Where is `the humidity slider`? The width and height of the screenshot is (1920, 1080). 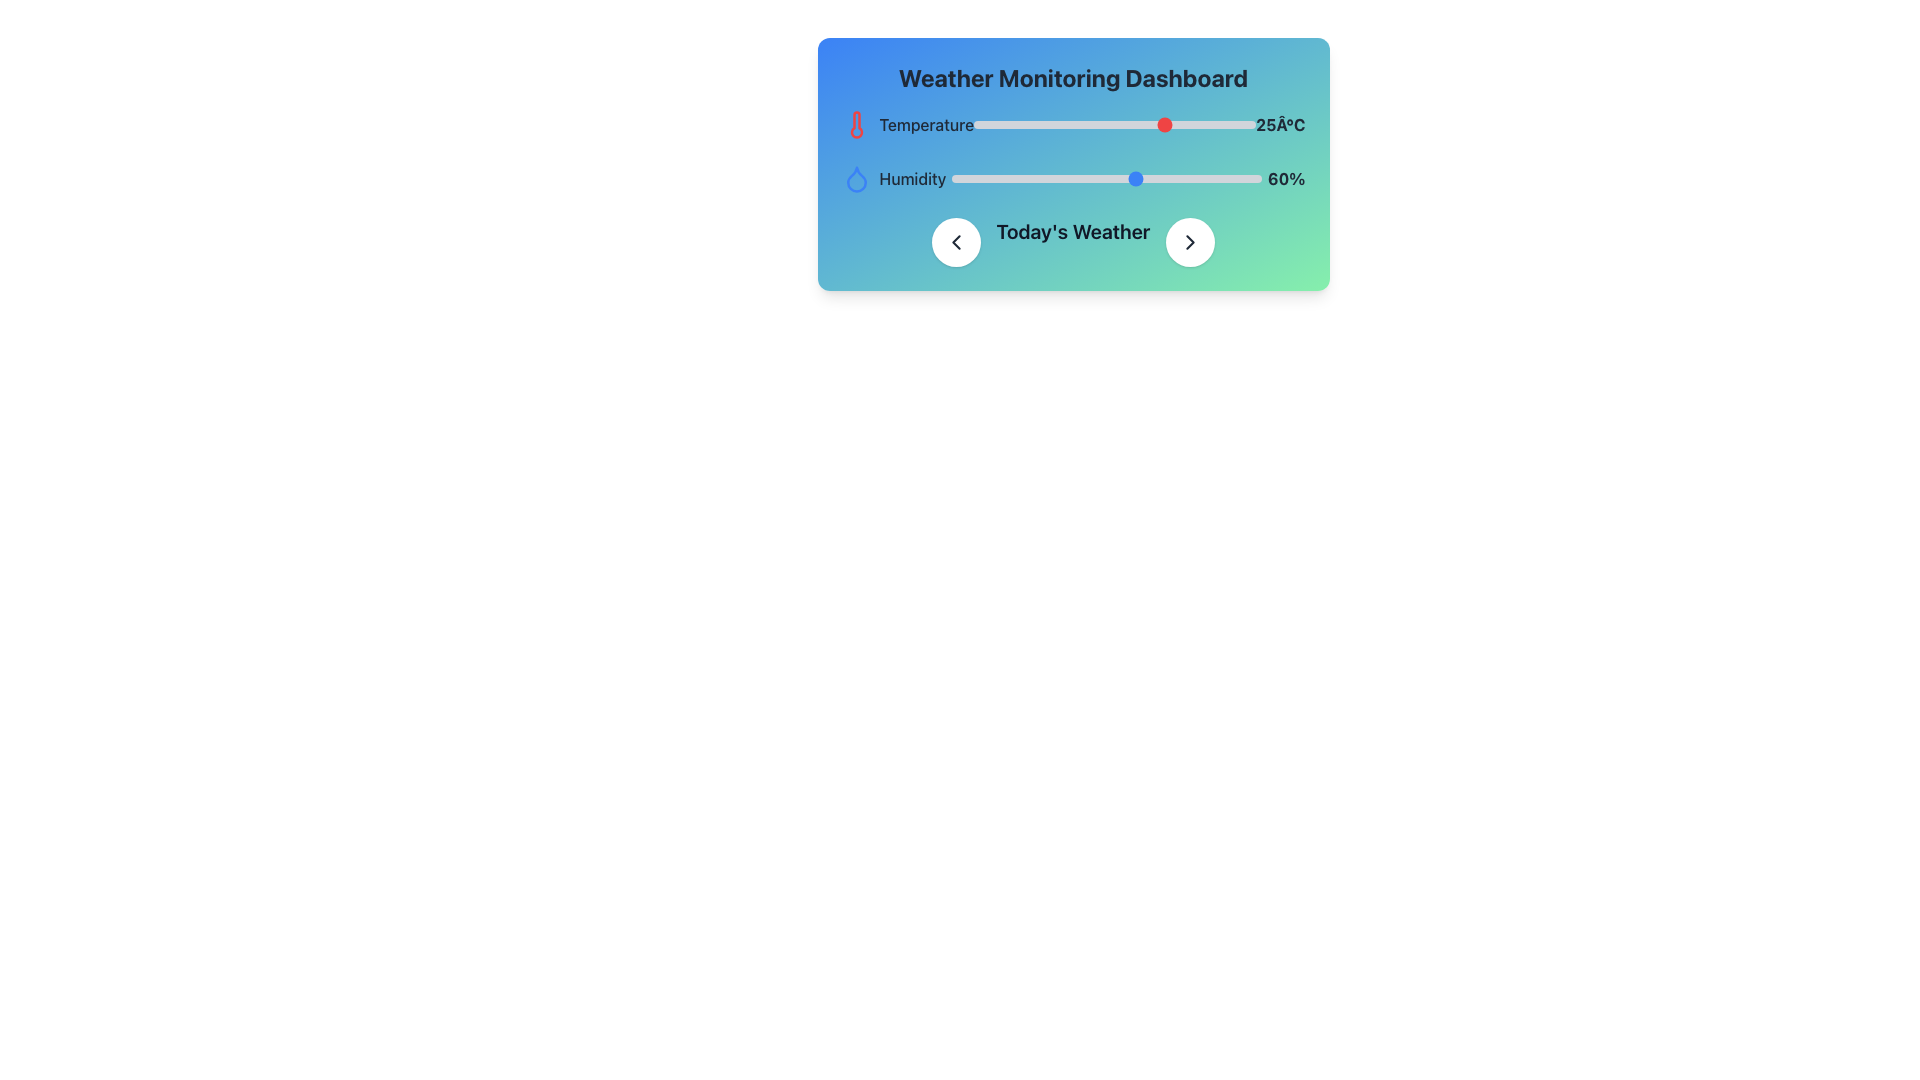
the humidity slider is located at coordinates (1156, 177).